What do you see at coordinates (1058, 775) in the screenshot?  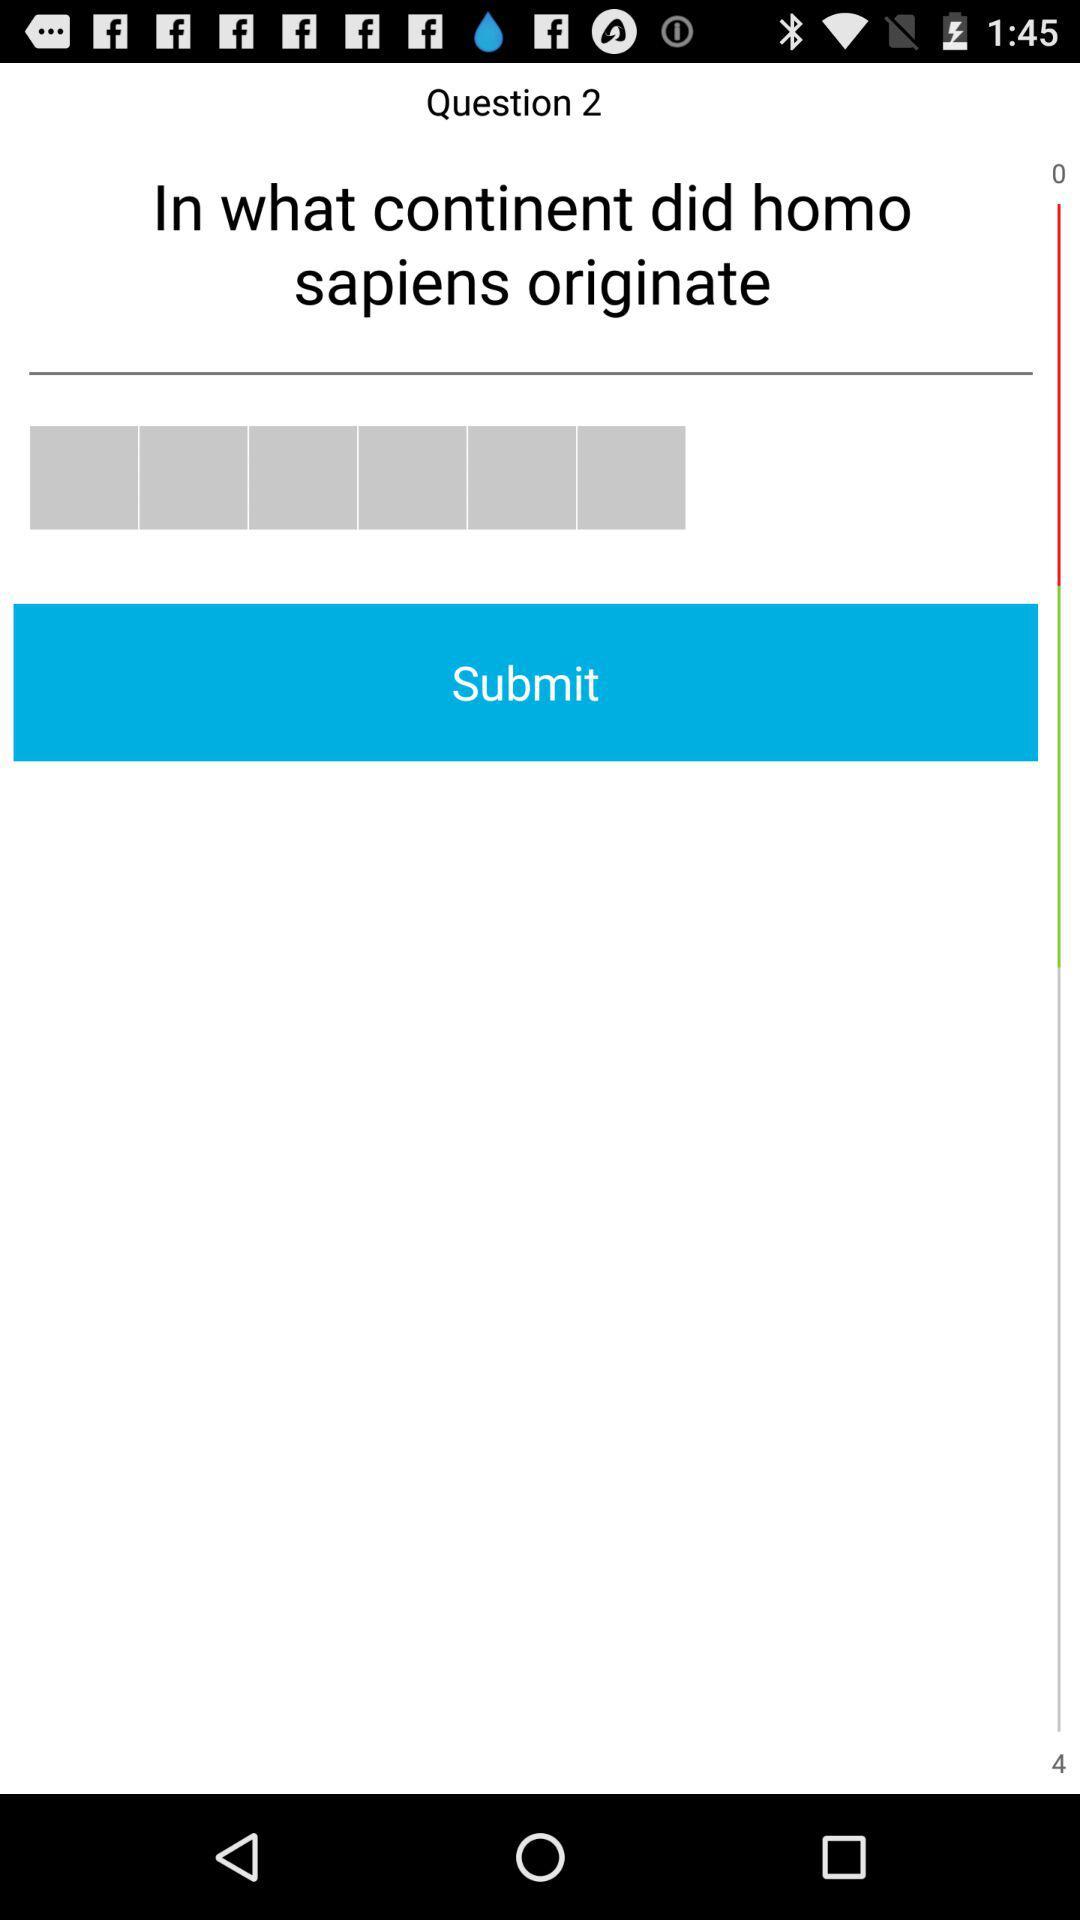 I see `item next to the submit` at bounding box center [1058, 775].